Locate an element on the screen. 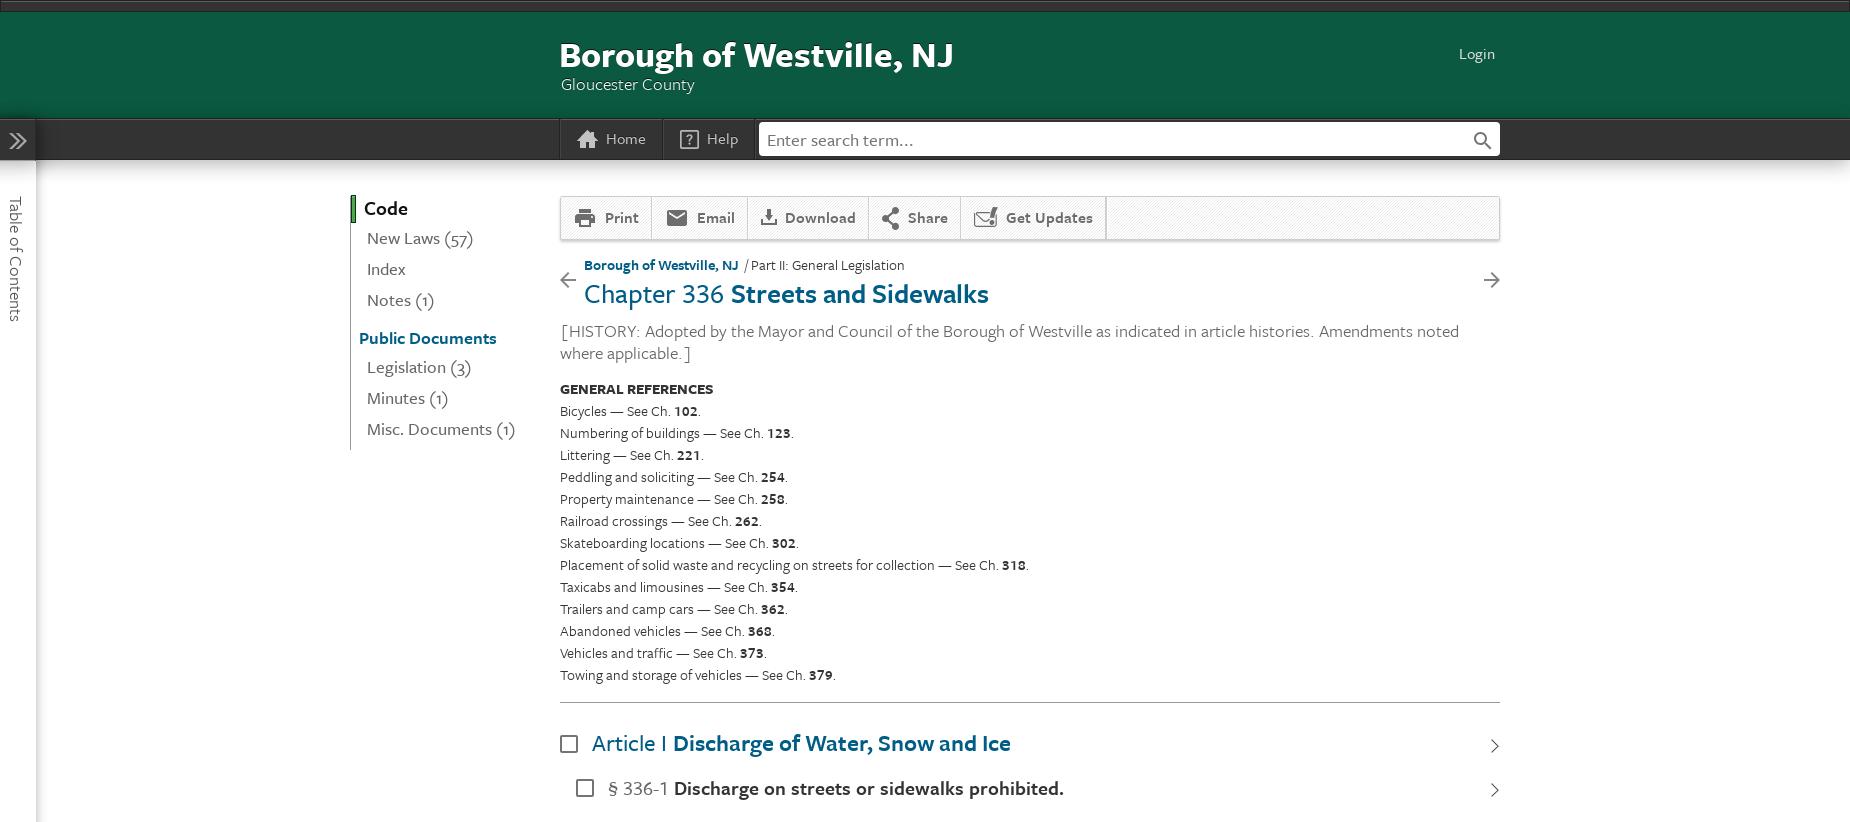 The height and width of the screenshot is (822, 1850). 'GENERAL REFERENCES' is located at coordinates (636, 387).